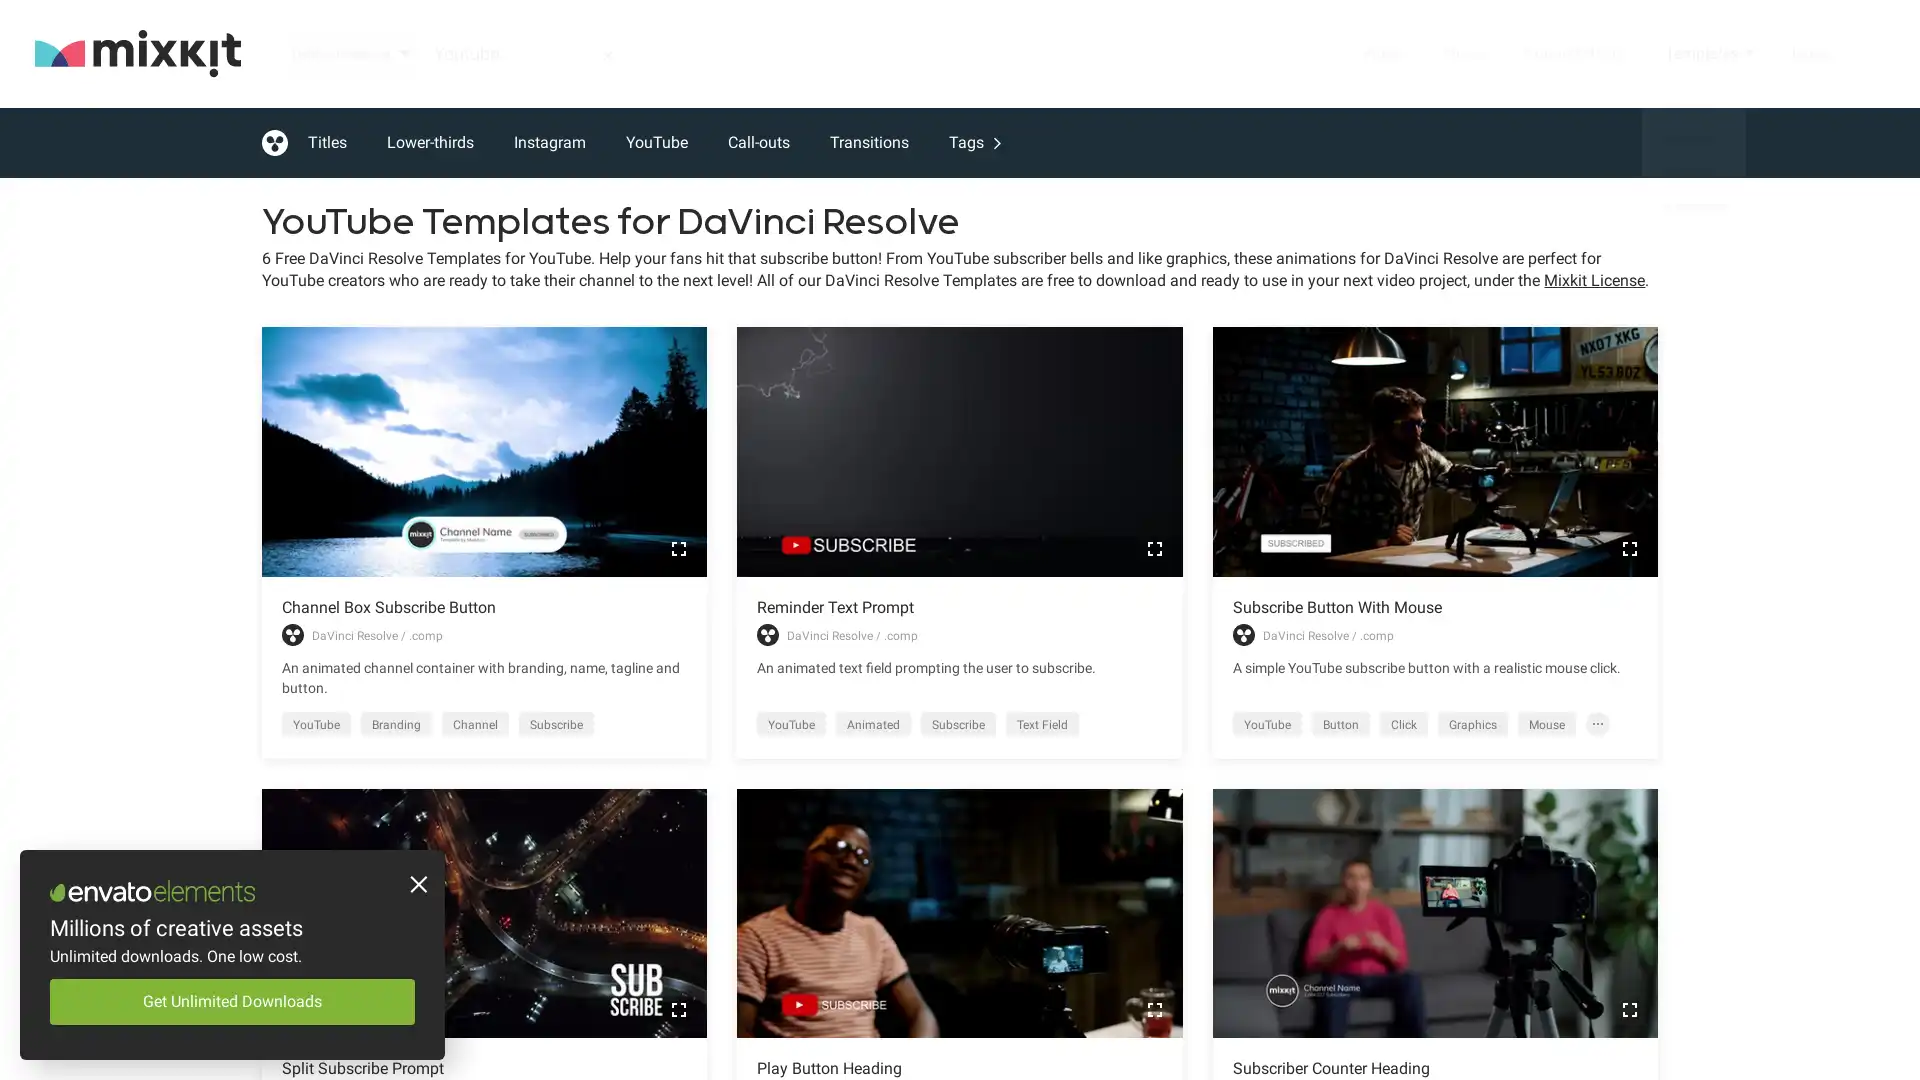  Describe the element at coordinates (1628, 1010) in the screenshot. I see `View Fullscreen` at that location.